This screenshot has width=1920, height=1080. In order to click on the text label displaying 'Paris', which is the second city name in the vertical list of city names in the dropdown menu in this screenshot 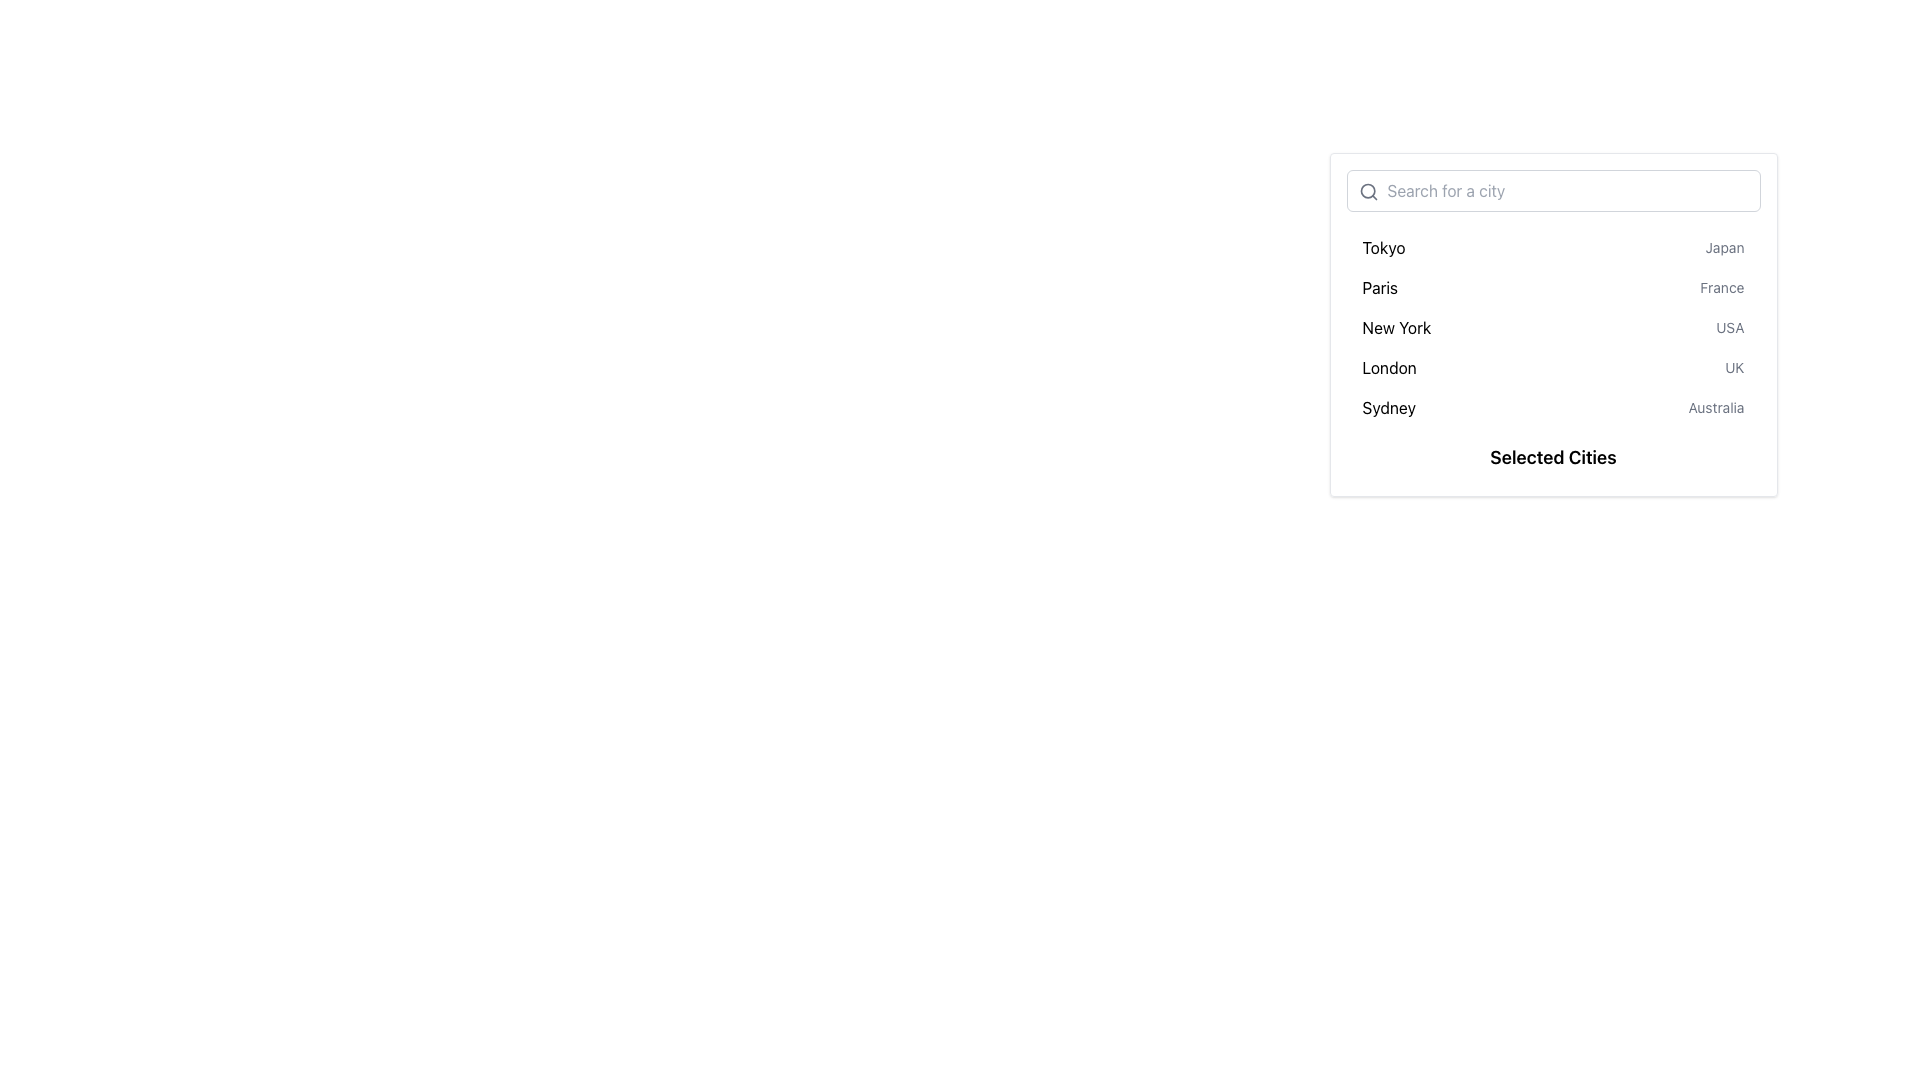, I will do `click(1379, 288)`.